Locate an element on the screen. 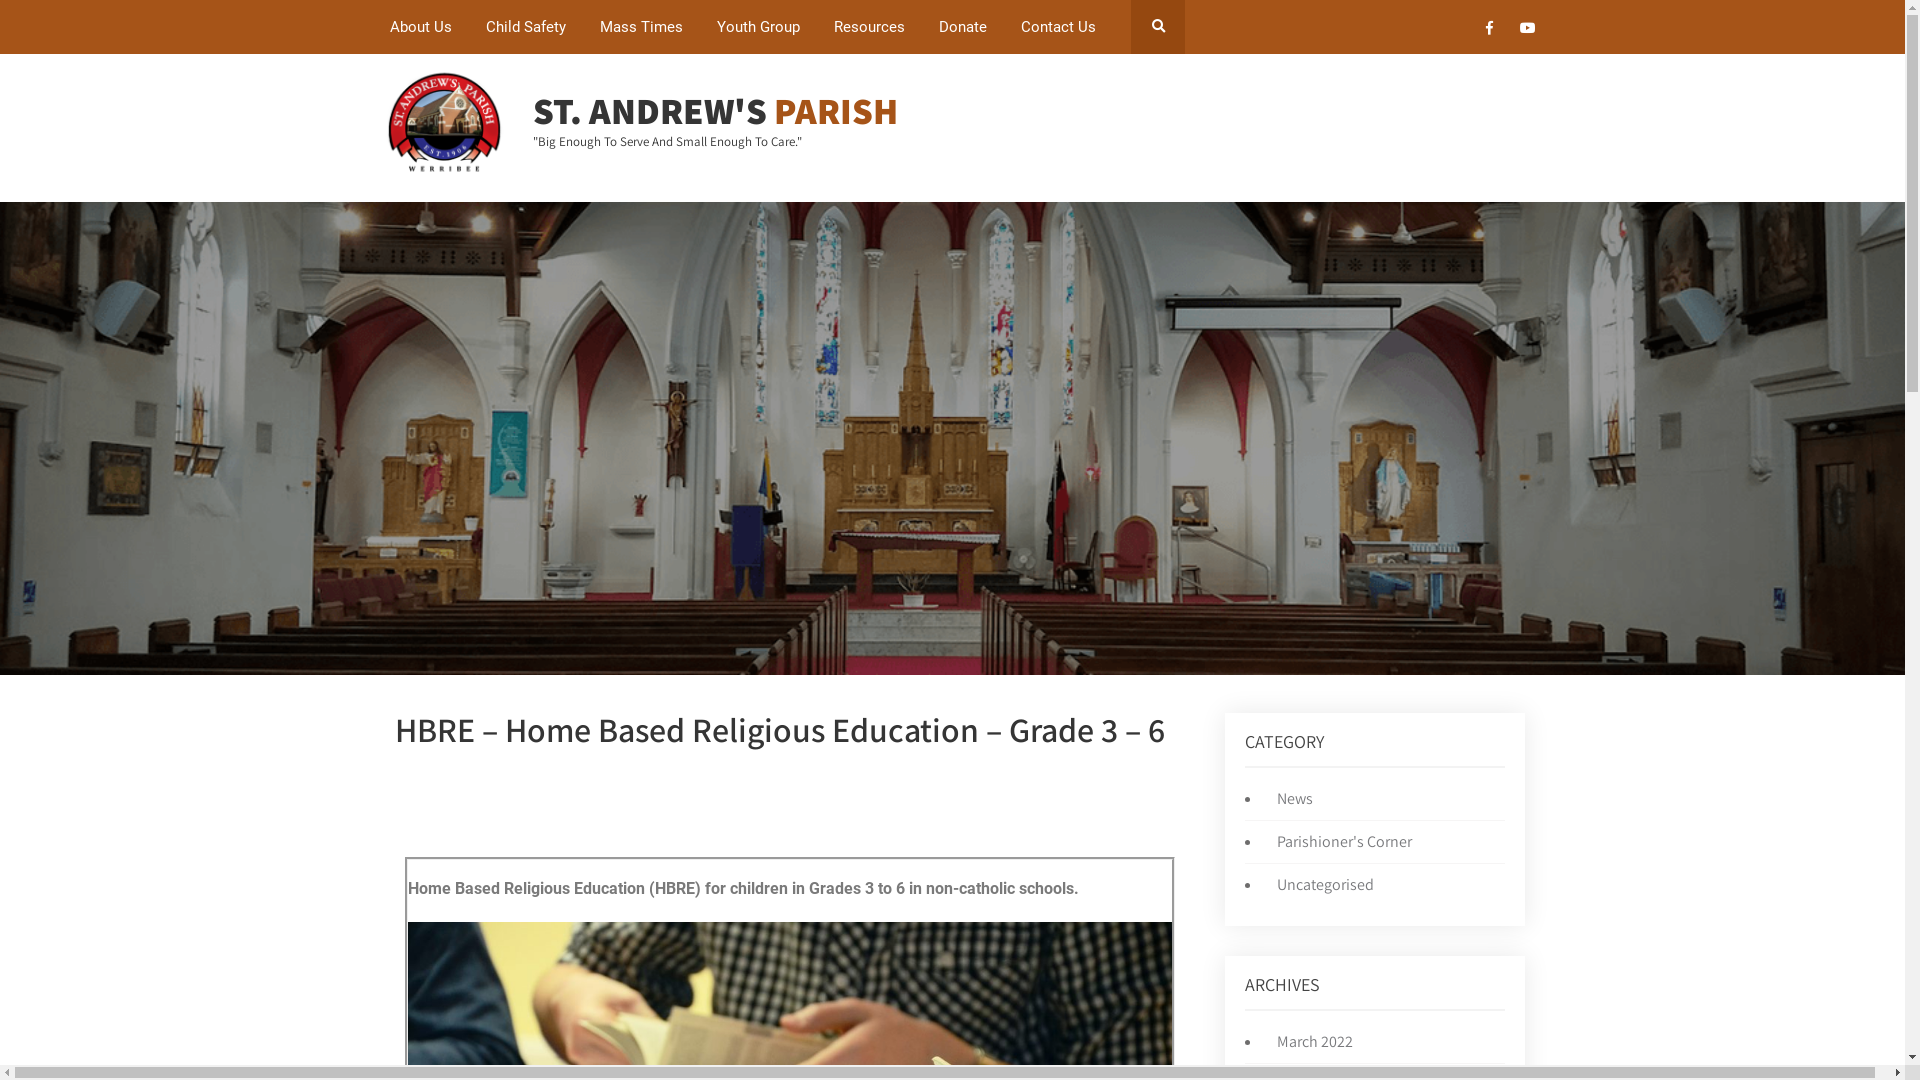  'Uncategorised' is located at coordinates (1320, 883).